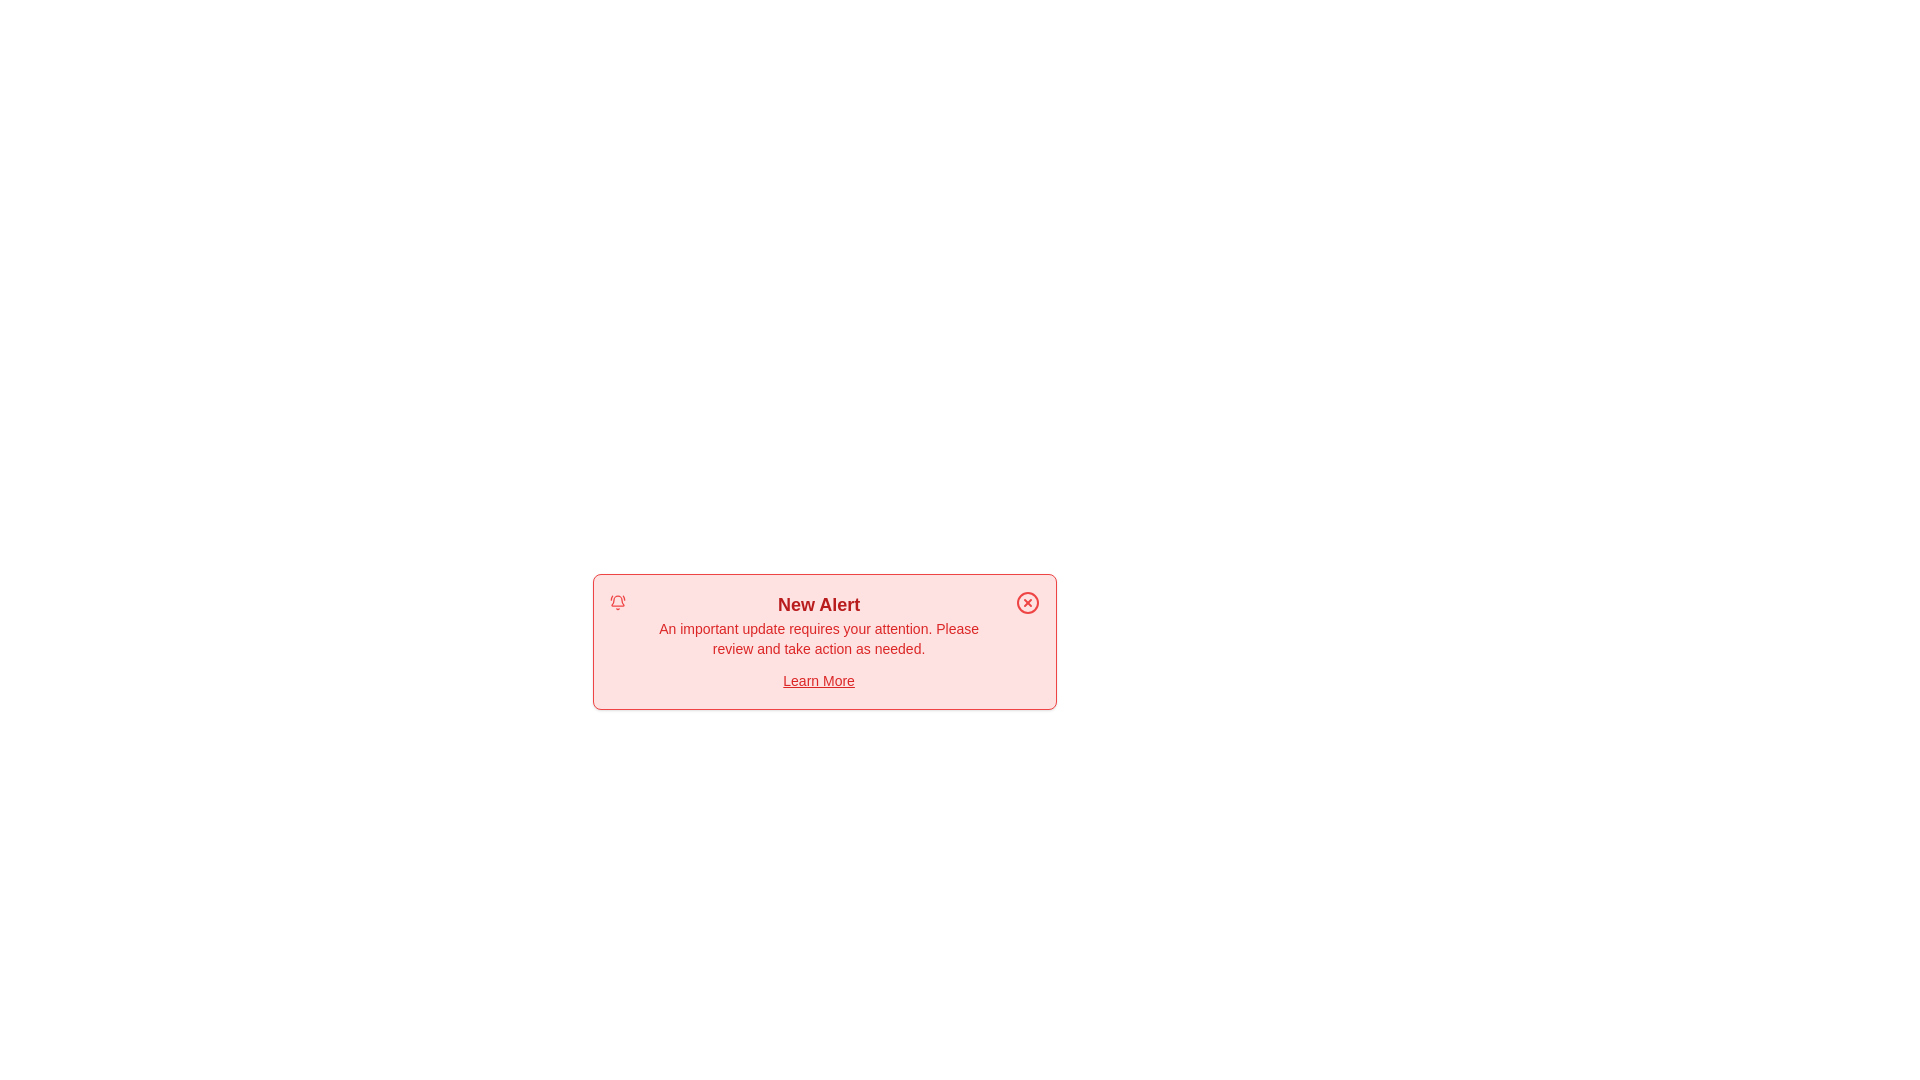  What do you see at coordinates (1027, 601) in the screenshot?
I see `the close button (X icon) to hide the alert` at bounding box center [1027, 601].